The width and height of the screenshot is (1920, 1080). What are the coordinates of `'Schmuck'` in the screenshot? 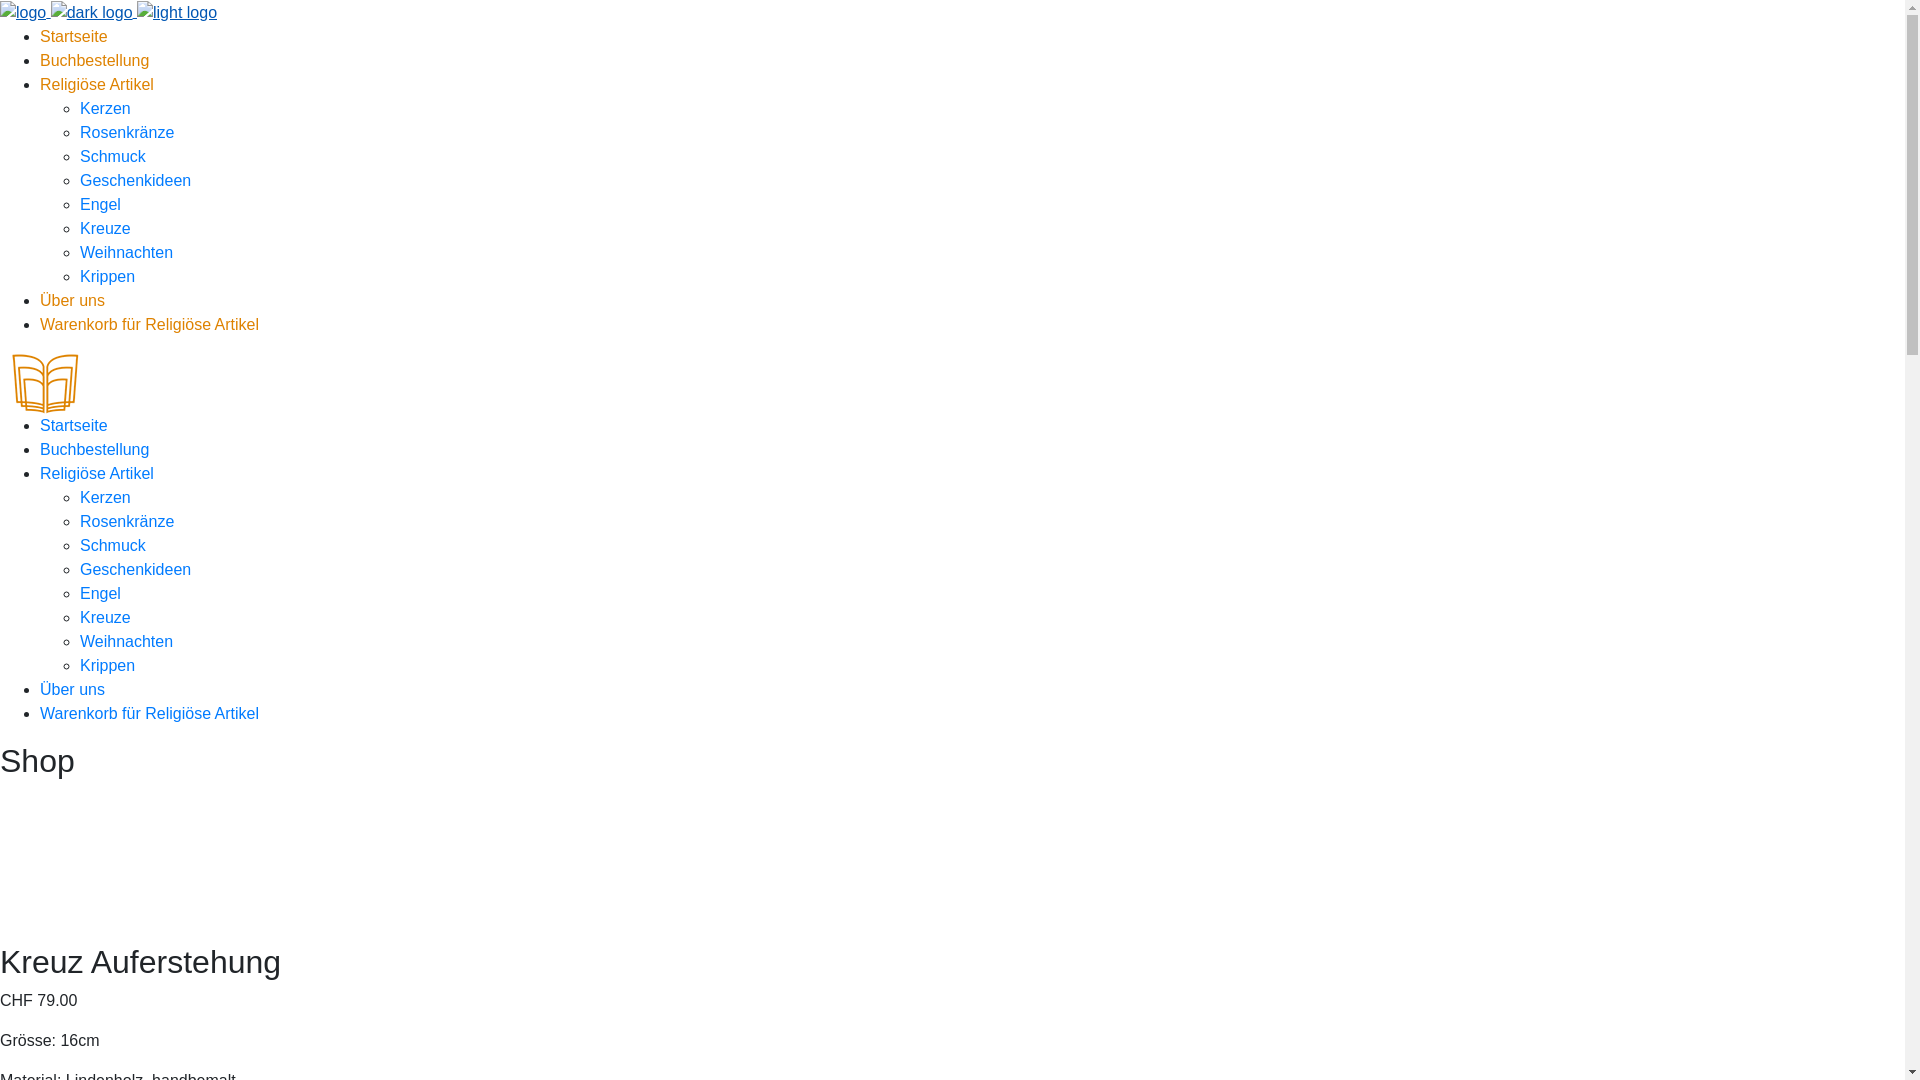 It's located at (112, 545).